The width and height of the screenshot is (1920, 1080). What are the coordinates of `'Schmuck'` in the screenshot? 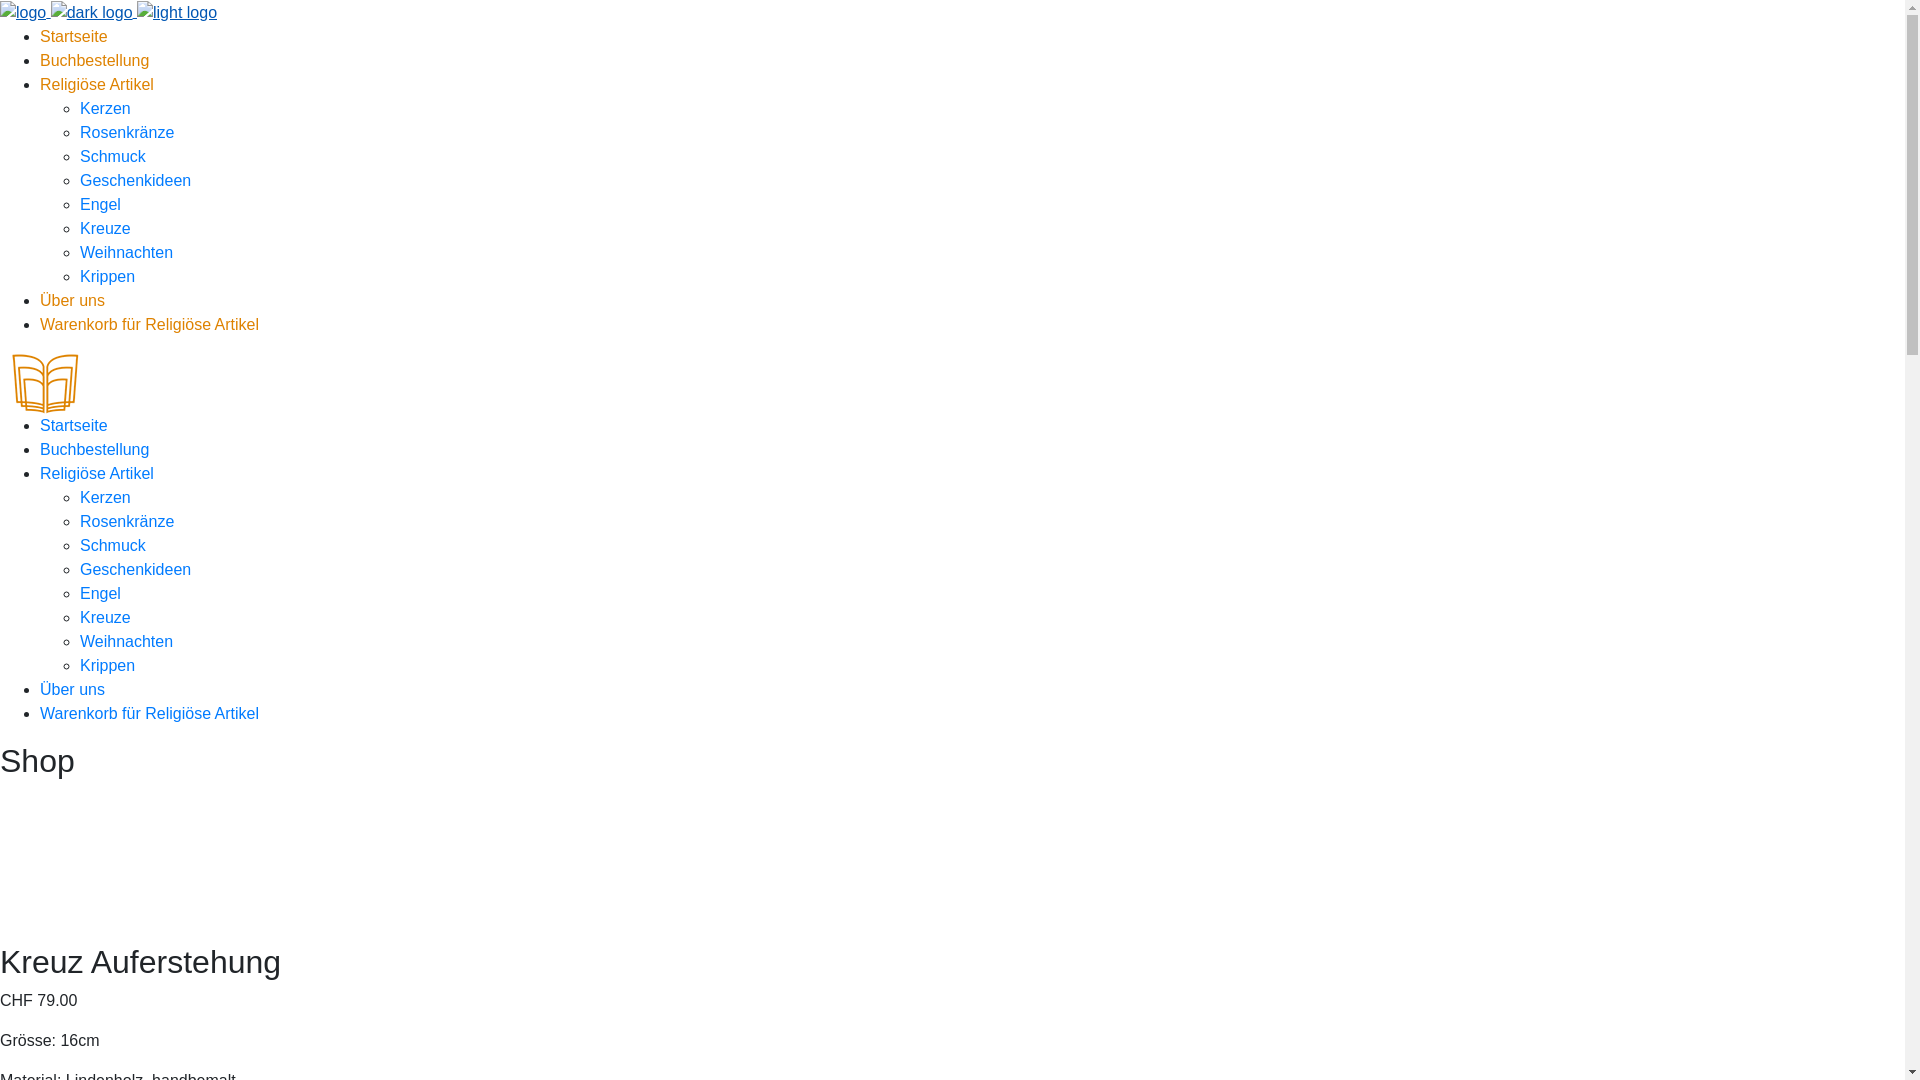 It's located at (112, 545).